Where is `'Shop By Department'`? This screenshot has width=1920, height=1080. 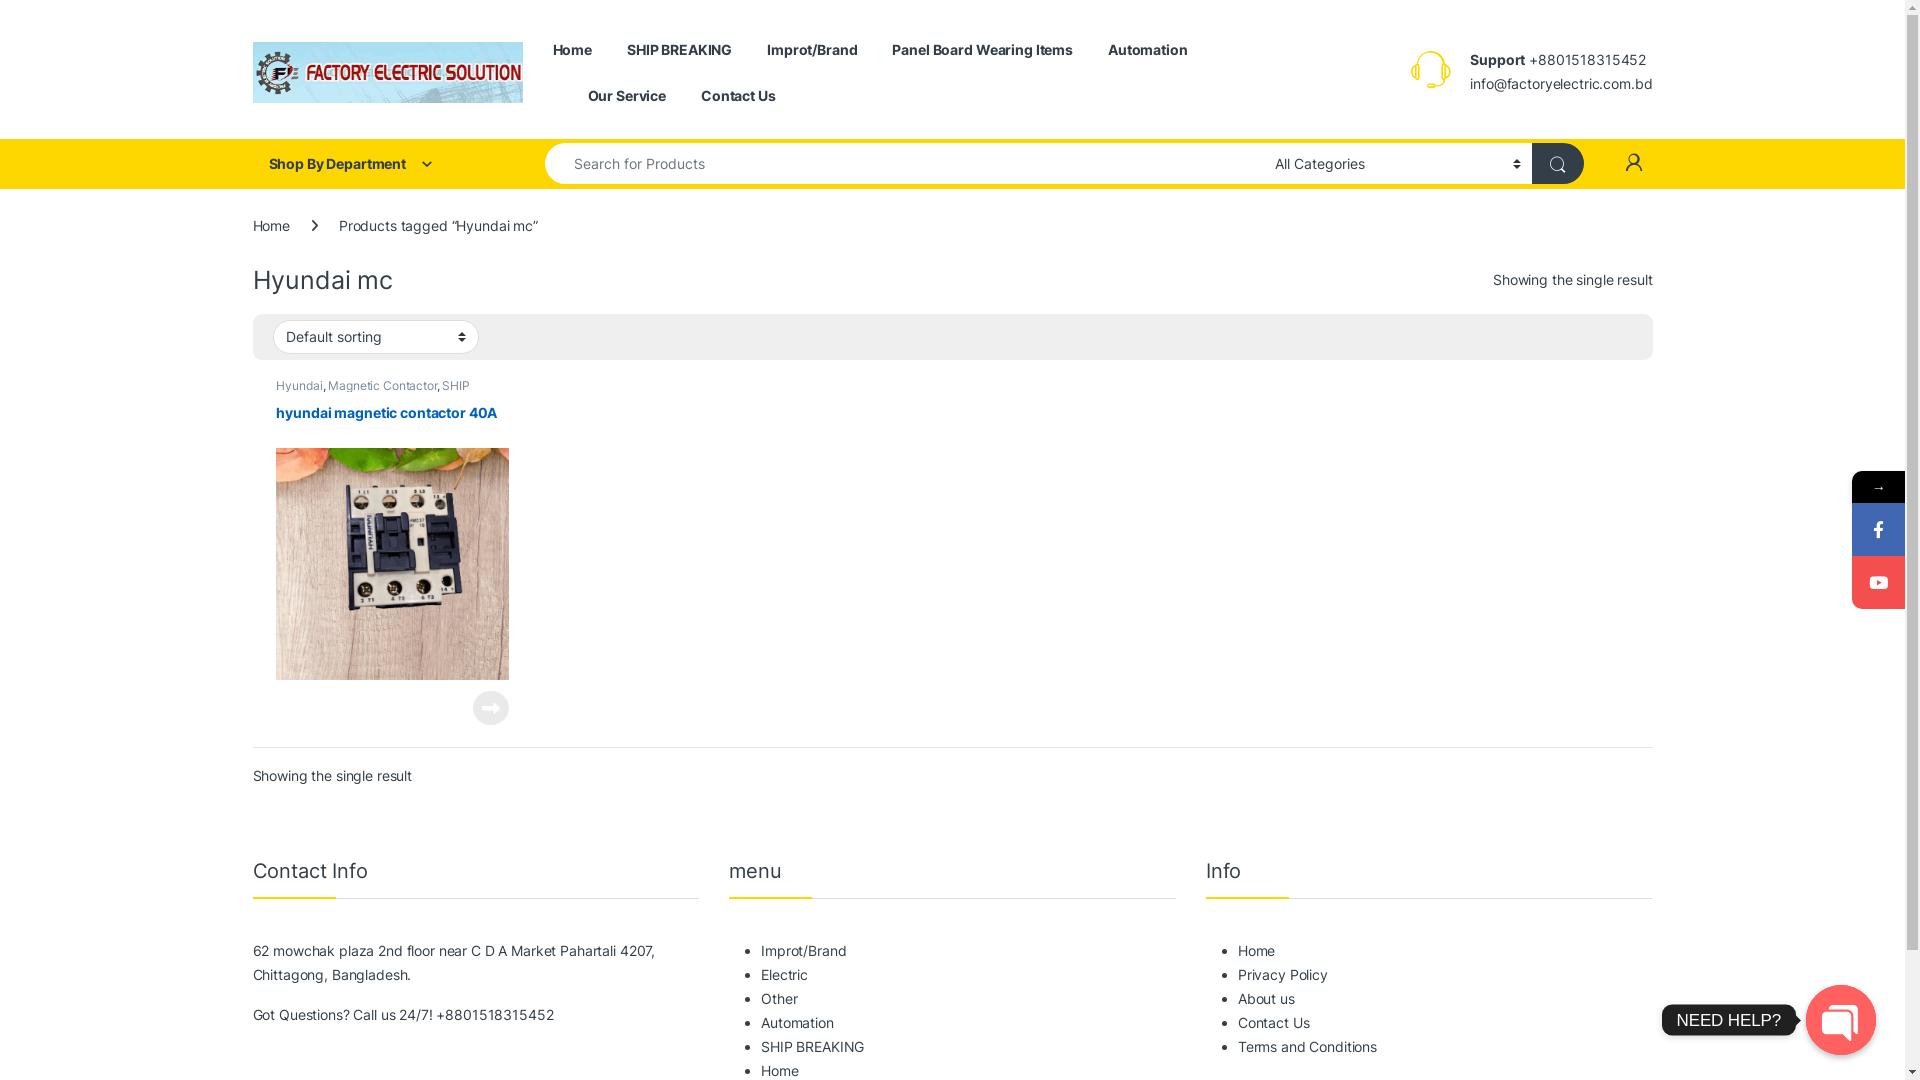 'Shop By Department' is located at coordinates (379, 163).